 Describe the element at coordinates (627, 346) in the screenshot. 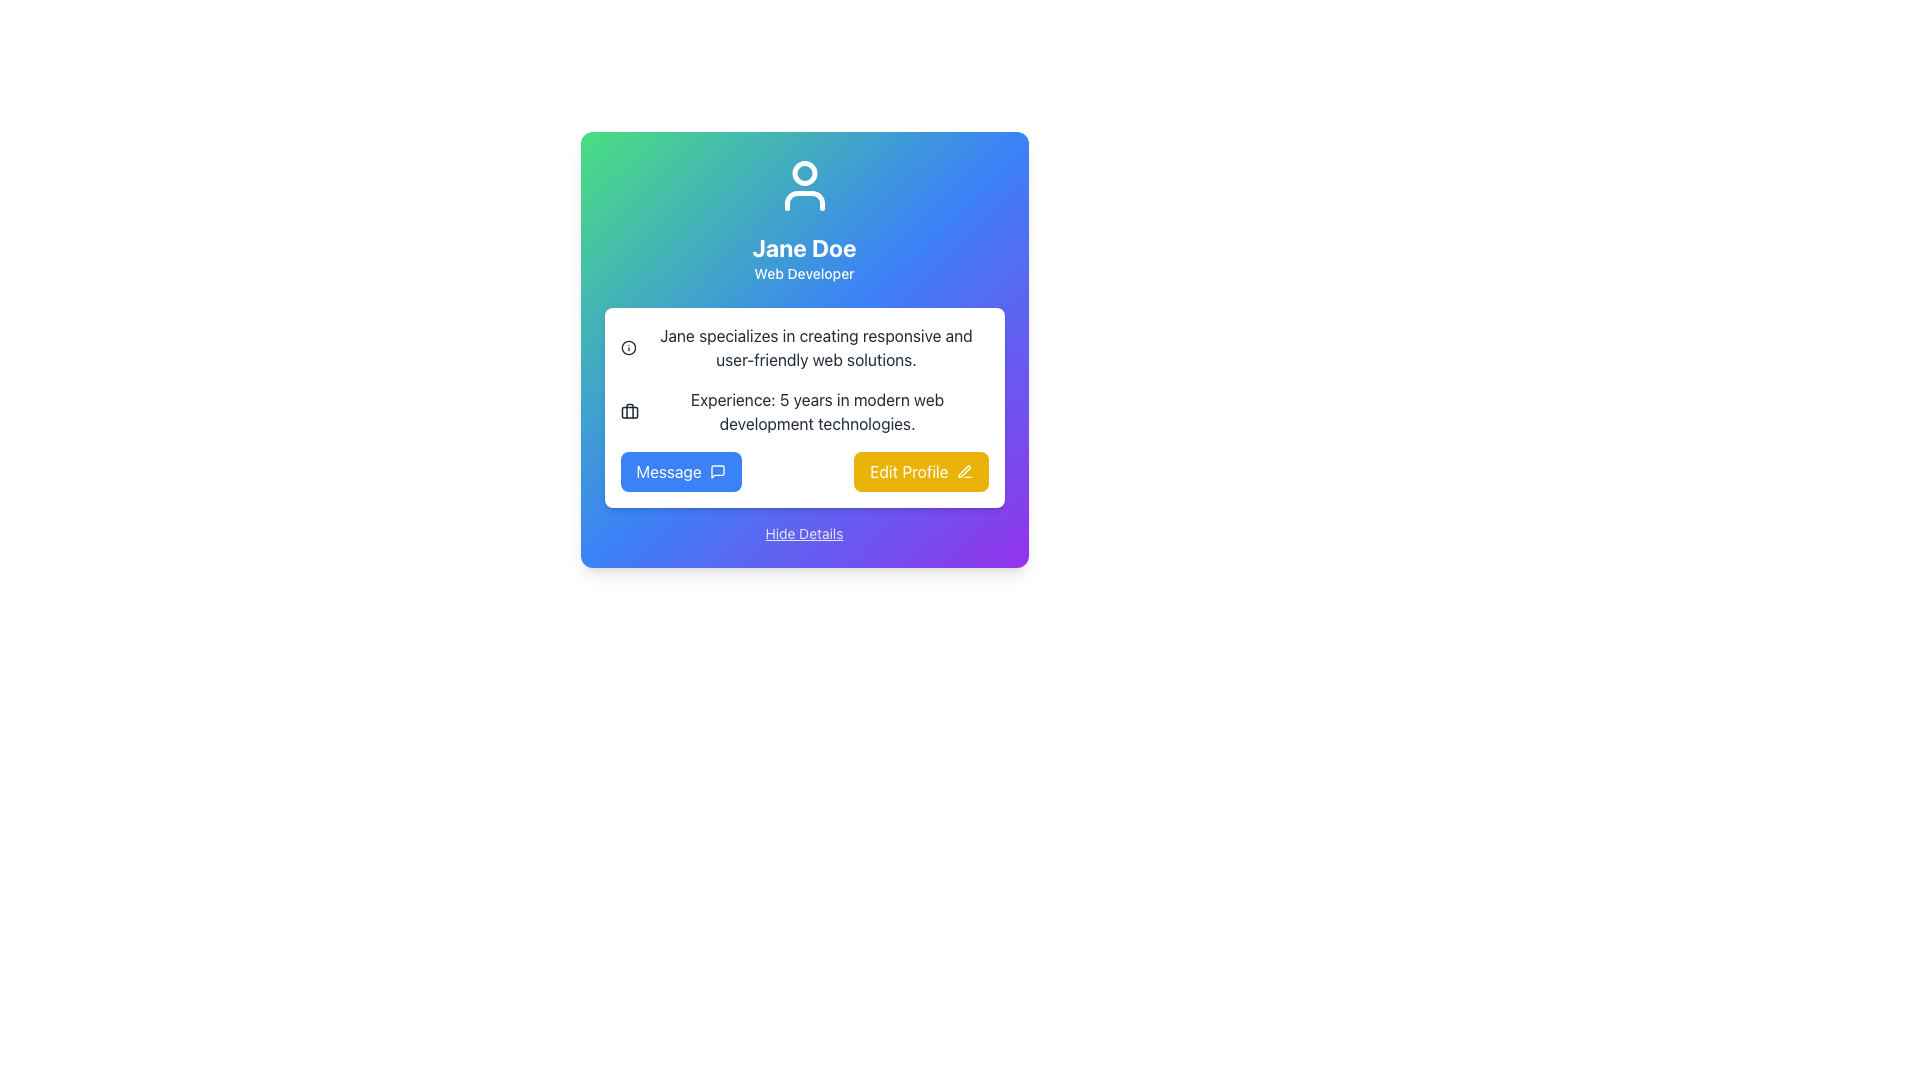

I see `the informational icon located to the left of the descriptive text 'Jane specializes in creating...' within the profile card` at that location.